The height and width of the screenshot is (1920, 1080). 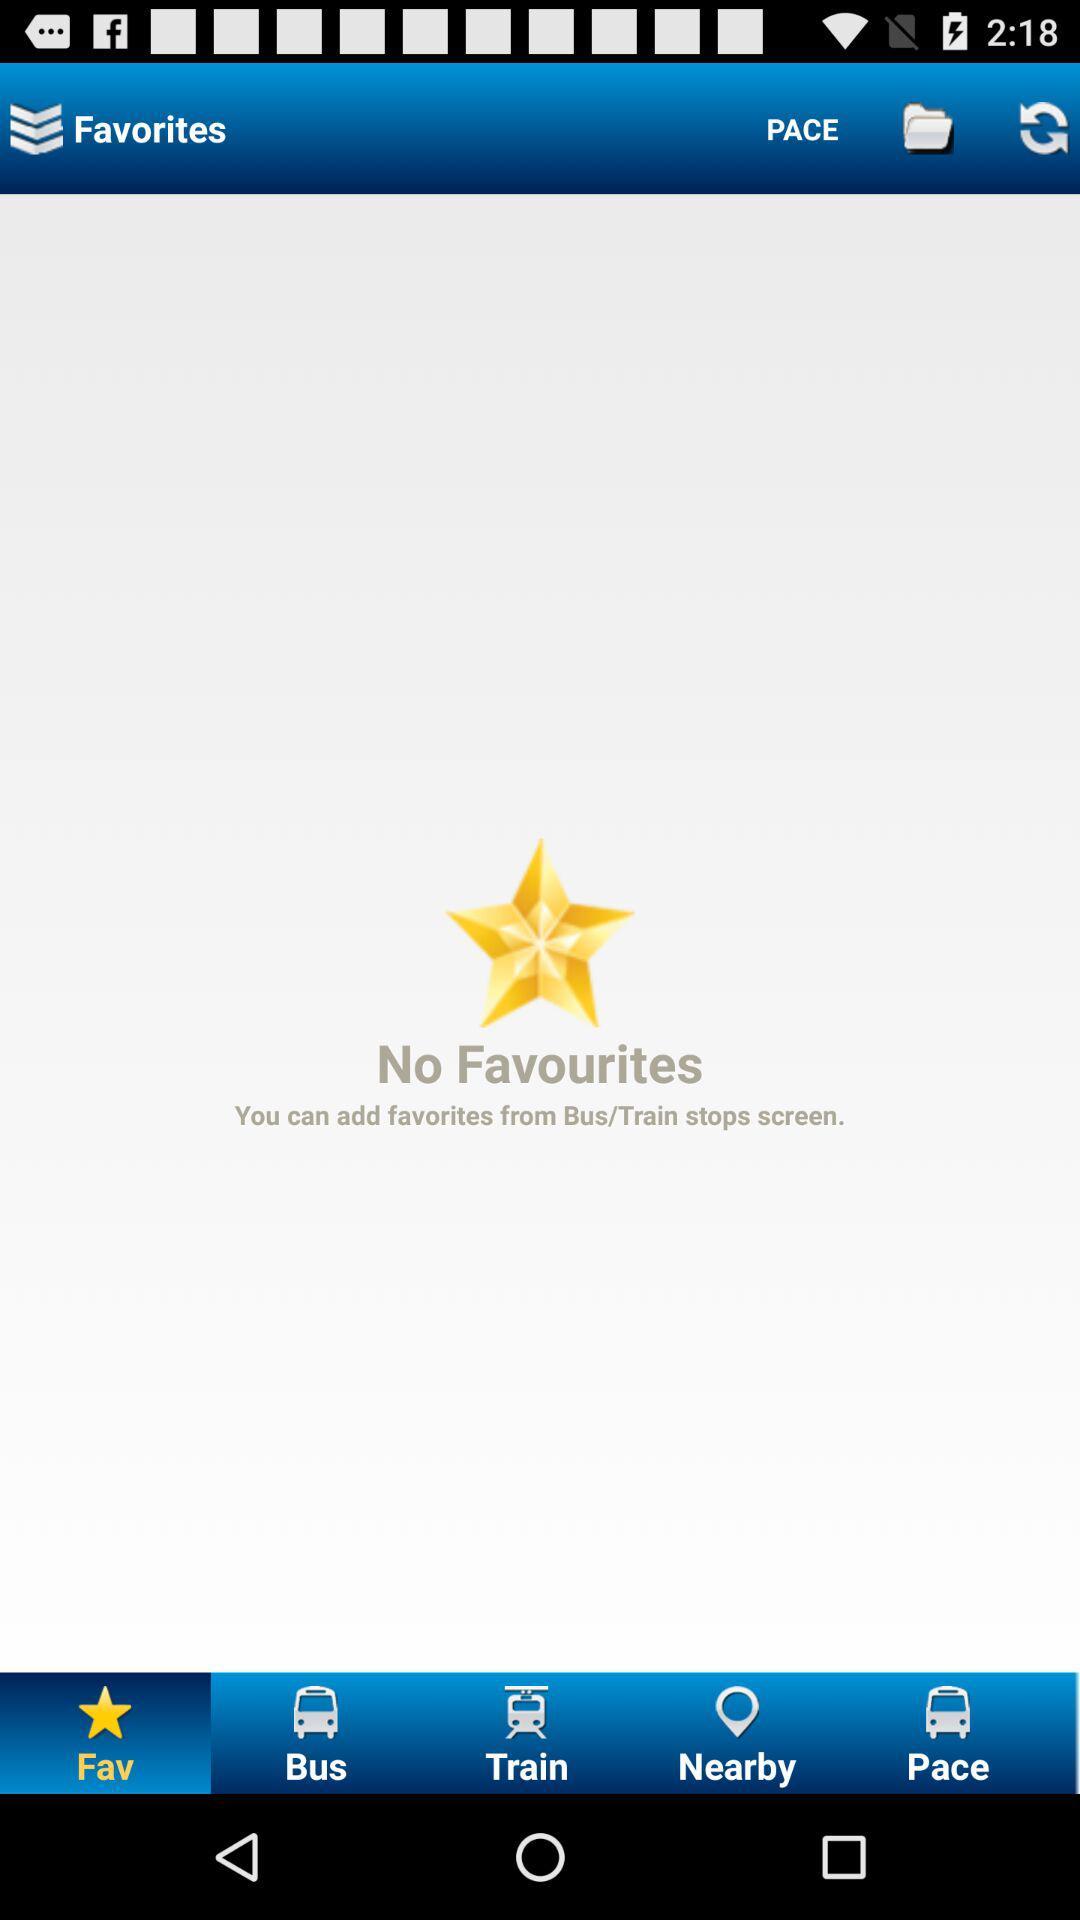 I want to click on the folder icon, so click(x=927, y=136).